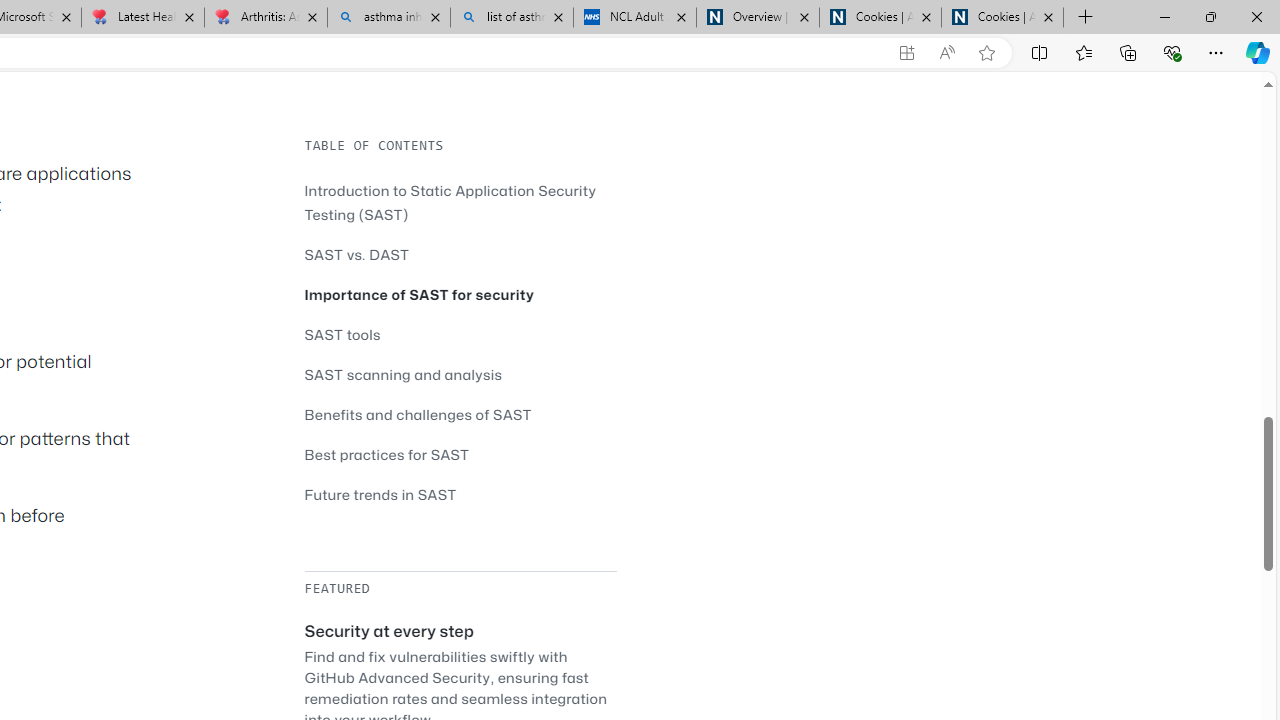 The image size is (1280, 720). What do you see at coordinates (380, 494) in the screenshot?
I see `'Future trends in SAST'` at bounding box center [380, 494].